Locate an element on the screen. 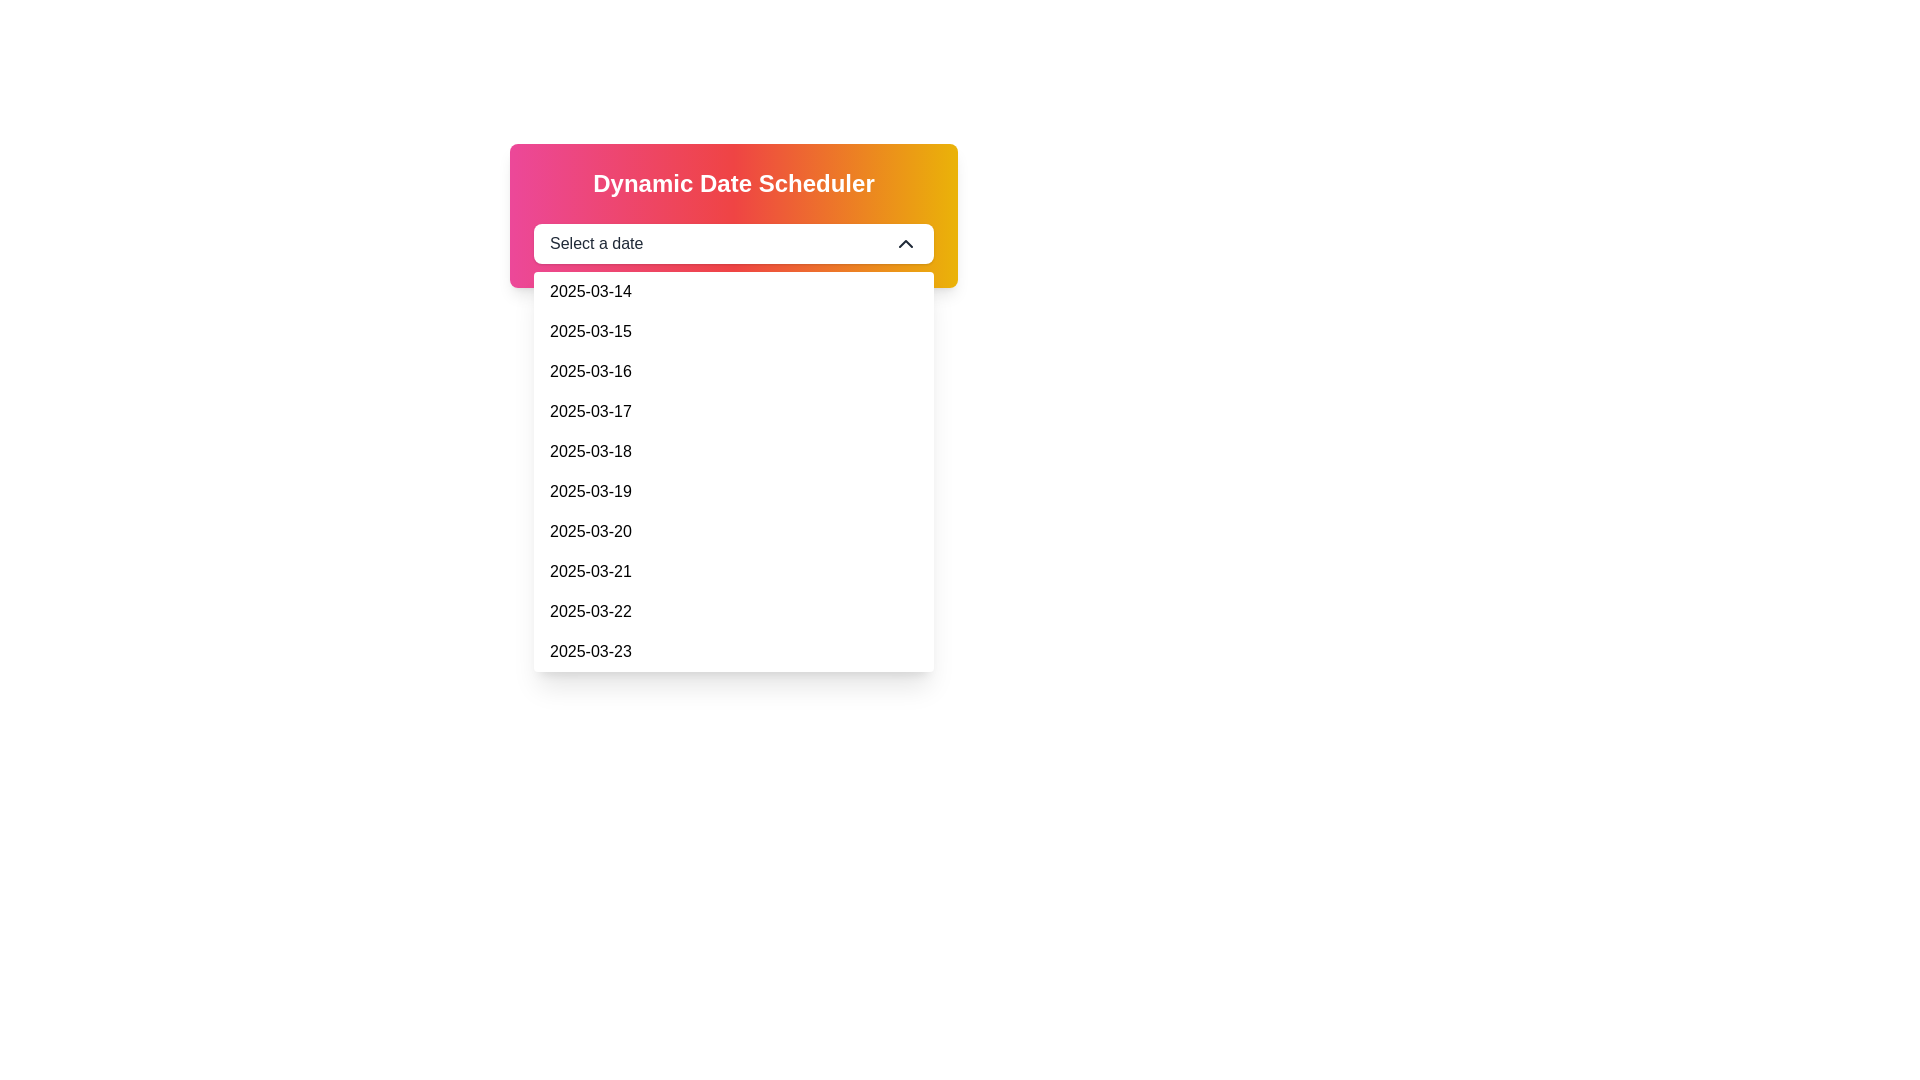 The width and height of the screenshot is (1920, 1080). the Dropdown menu located below the 'Dynamic Date Scheduler' heading to navigate is located at coordinates (733, 242).